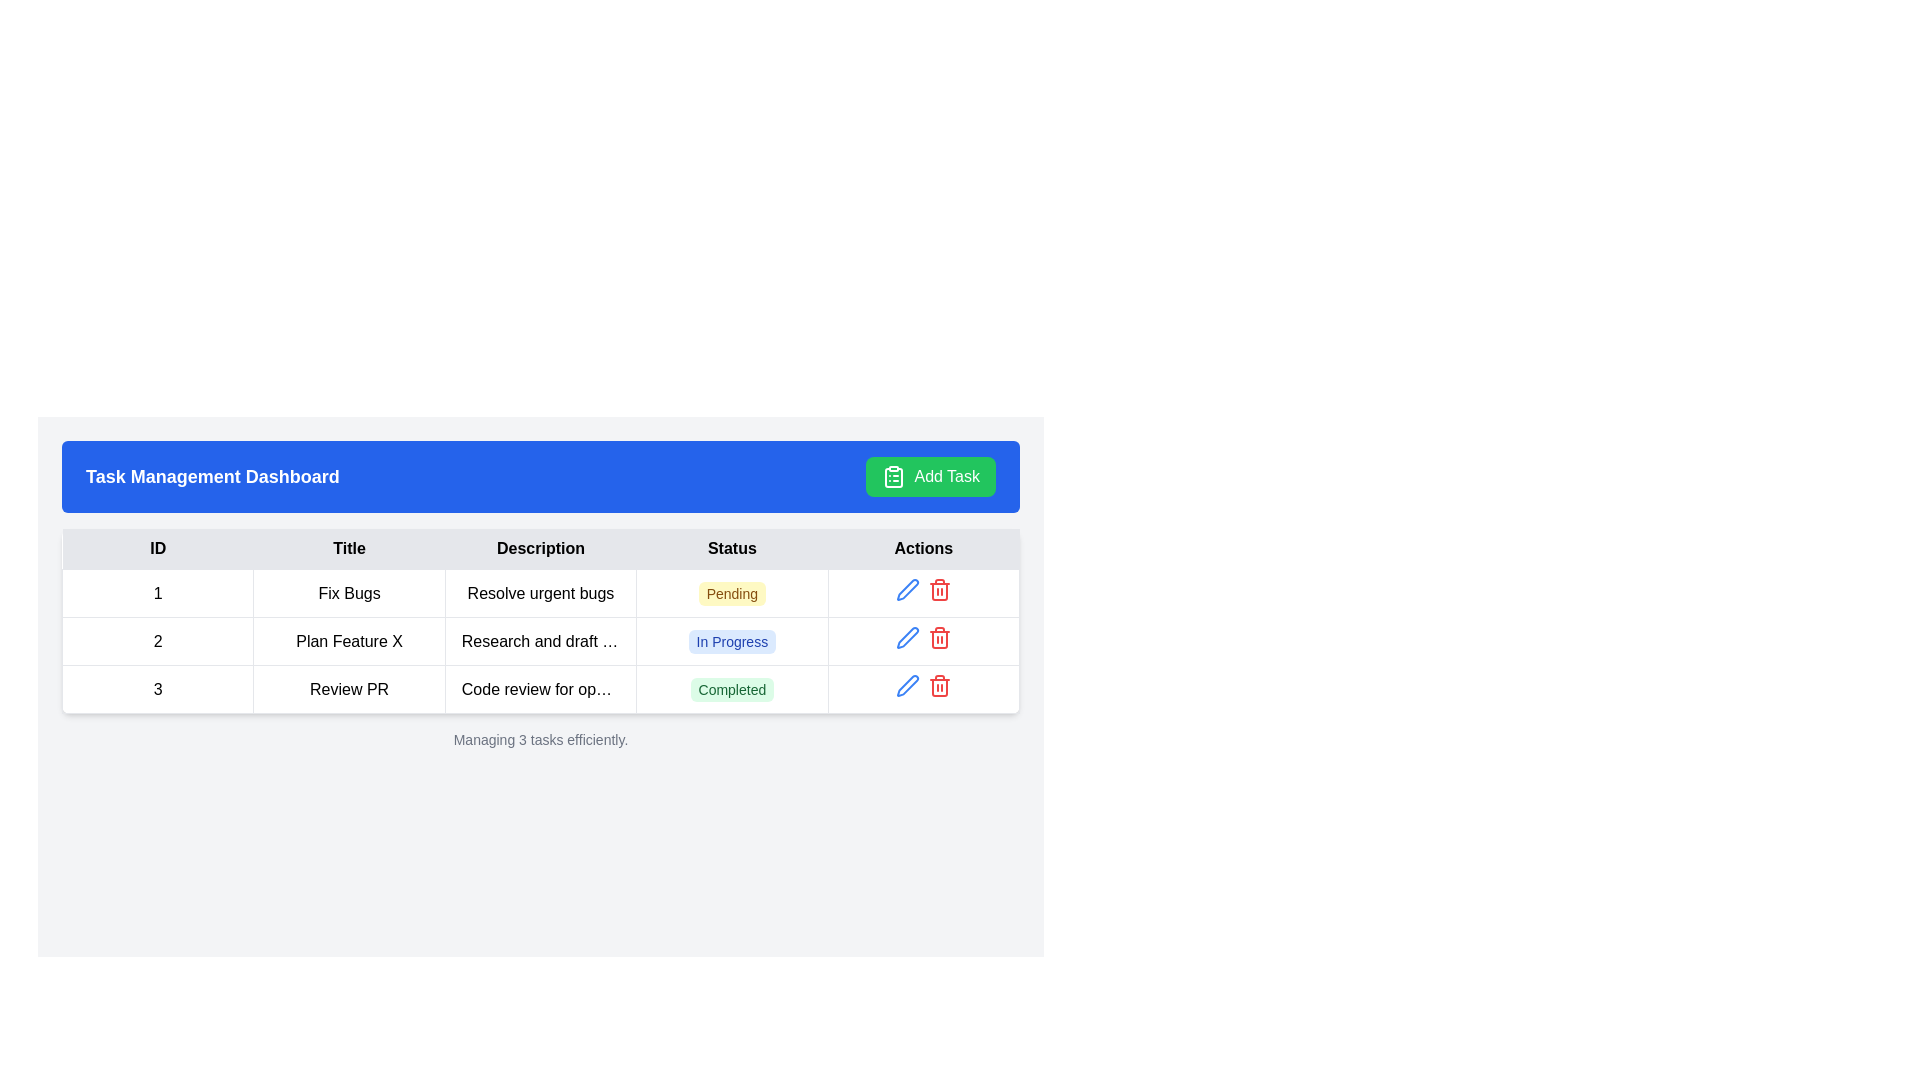 The image size is (1920, 1080). Describe the element at coordinates (938, 590) in the screenshot. I see `the trash can icon in the 'Actions' column of the table corresponding to the task titled 'Review PR'` at that location.